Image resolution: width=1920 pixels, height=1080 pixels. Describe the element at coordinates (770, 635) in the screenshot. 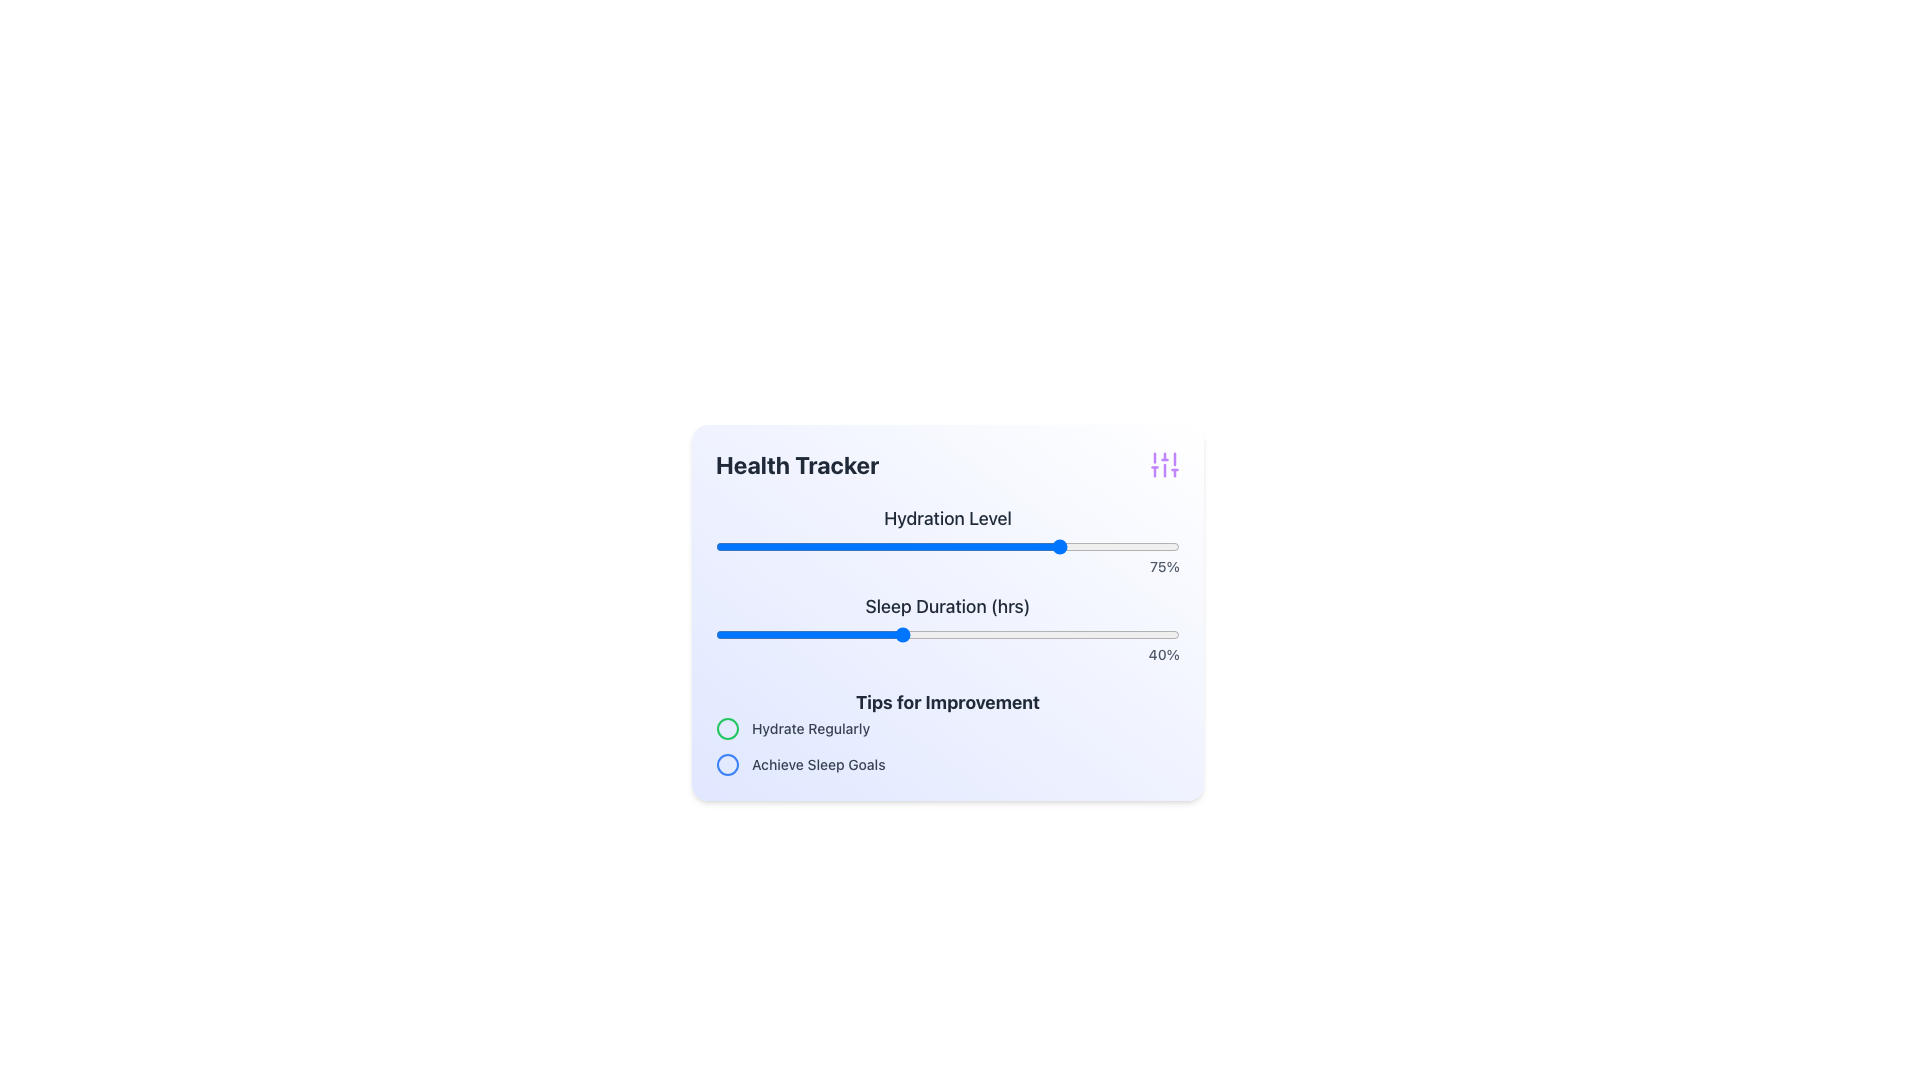

I see `the sleep duration slider` at that location.